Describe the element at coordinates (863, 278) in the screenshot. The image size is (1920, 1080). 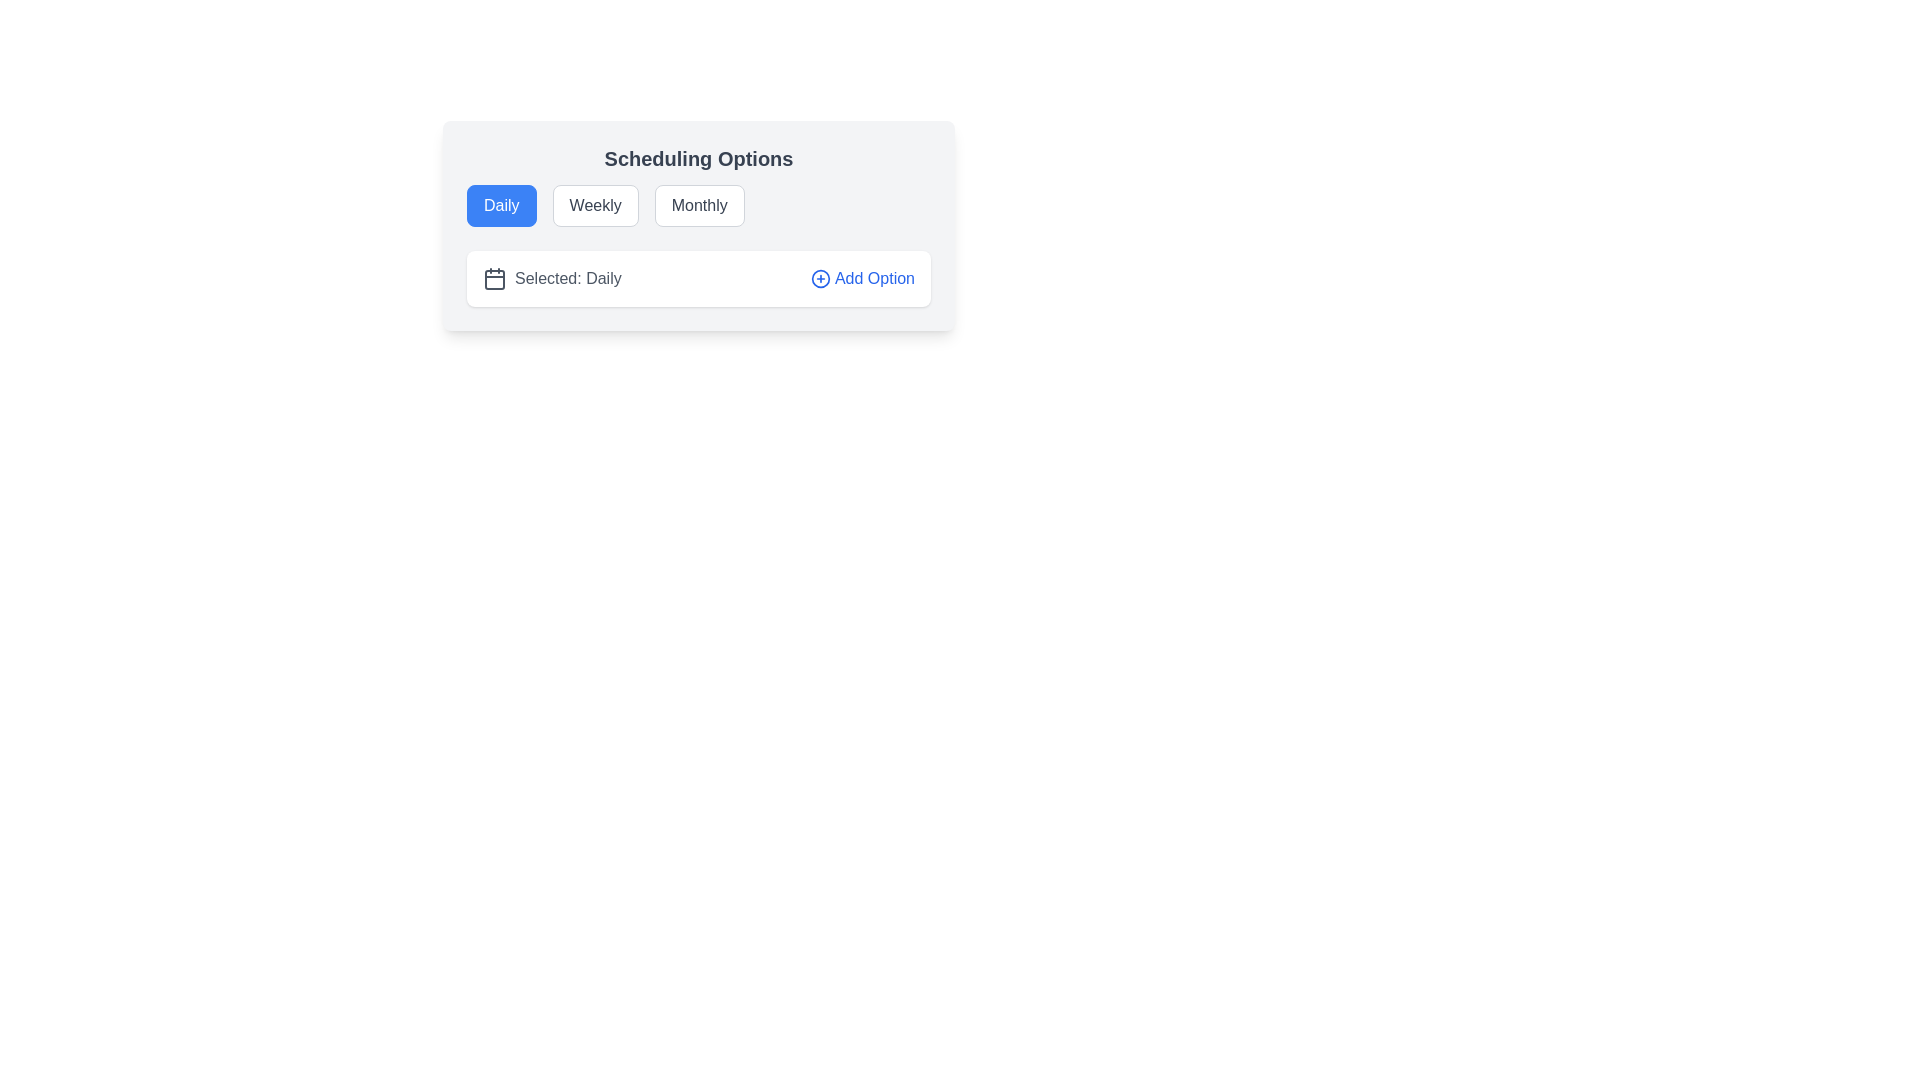
I see `the button located next to the phrase 'Selected: Daily'` at that location.